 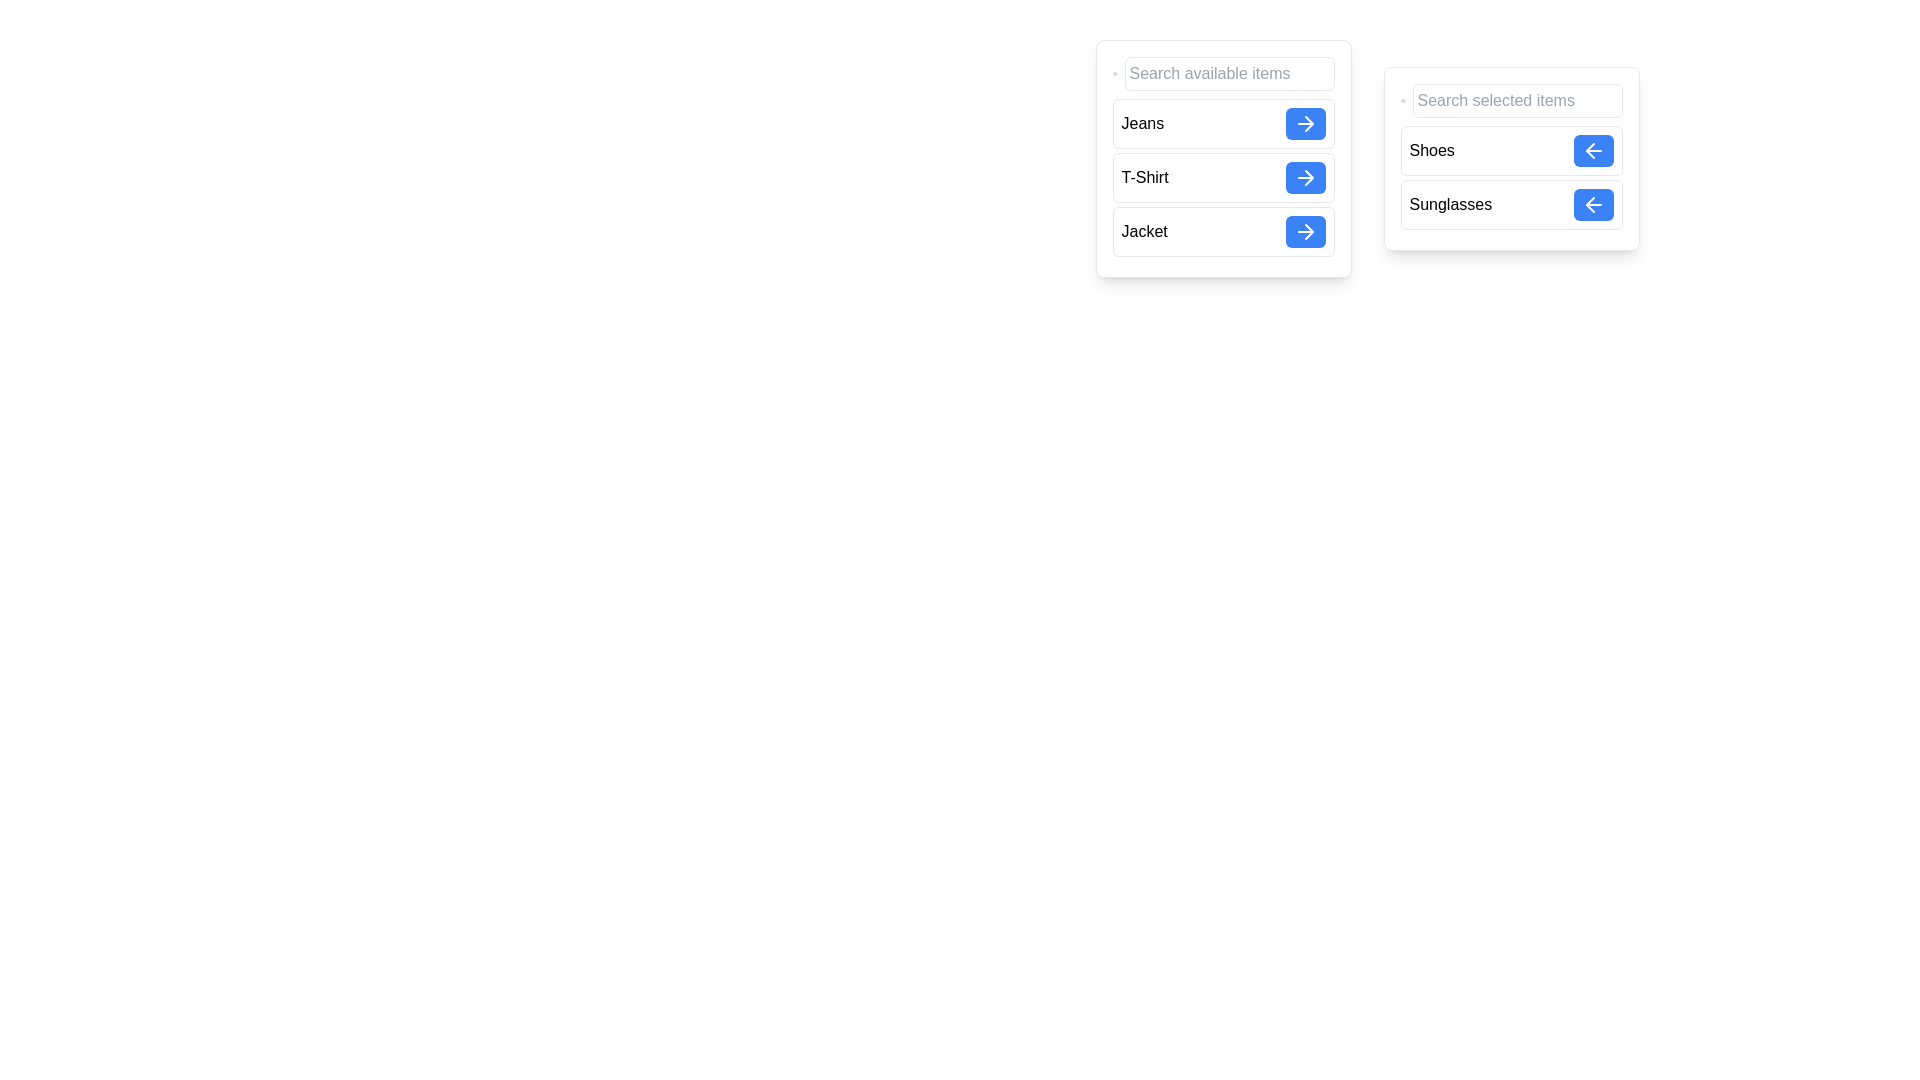 What do you see at coordinates (1145, 176) in the screenshot?
I see `text from the 'T-Shirt' label located in the left-side panel labeled 'Search available items', which is the second item in the list between 'Jeans' and 'Jacket'` at bounding box center [1145, 176].